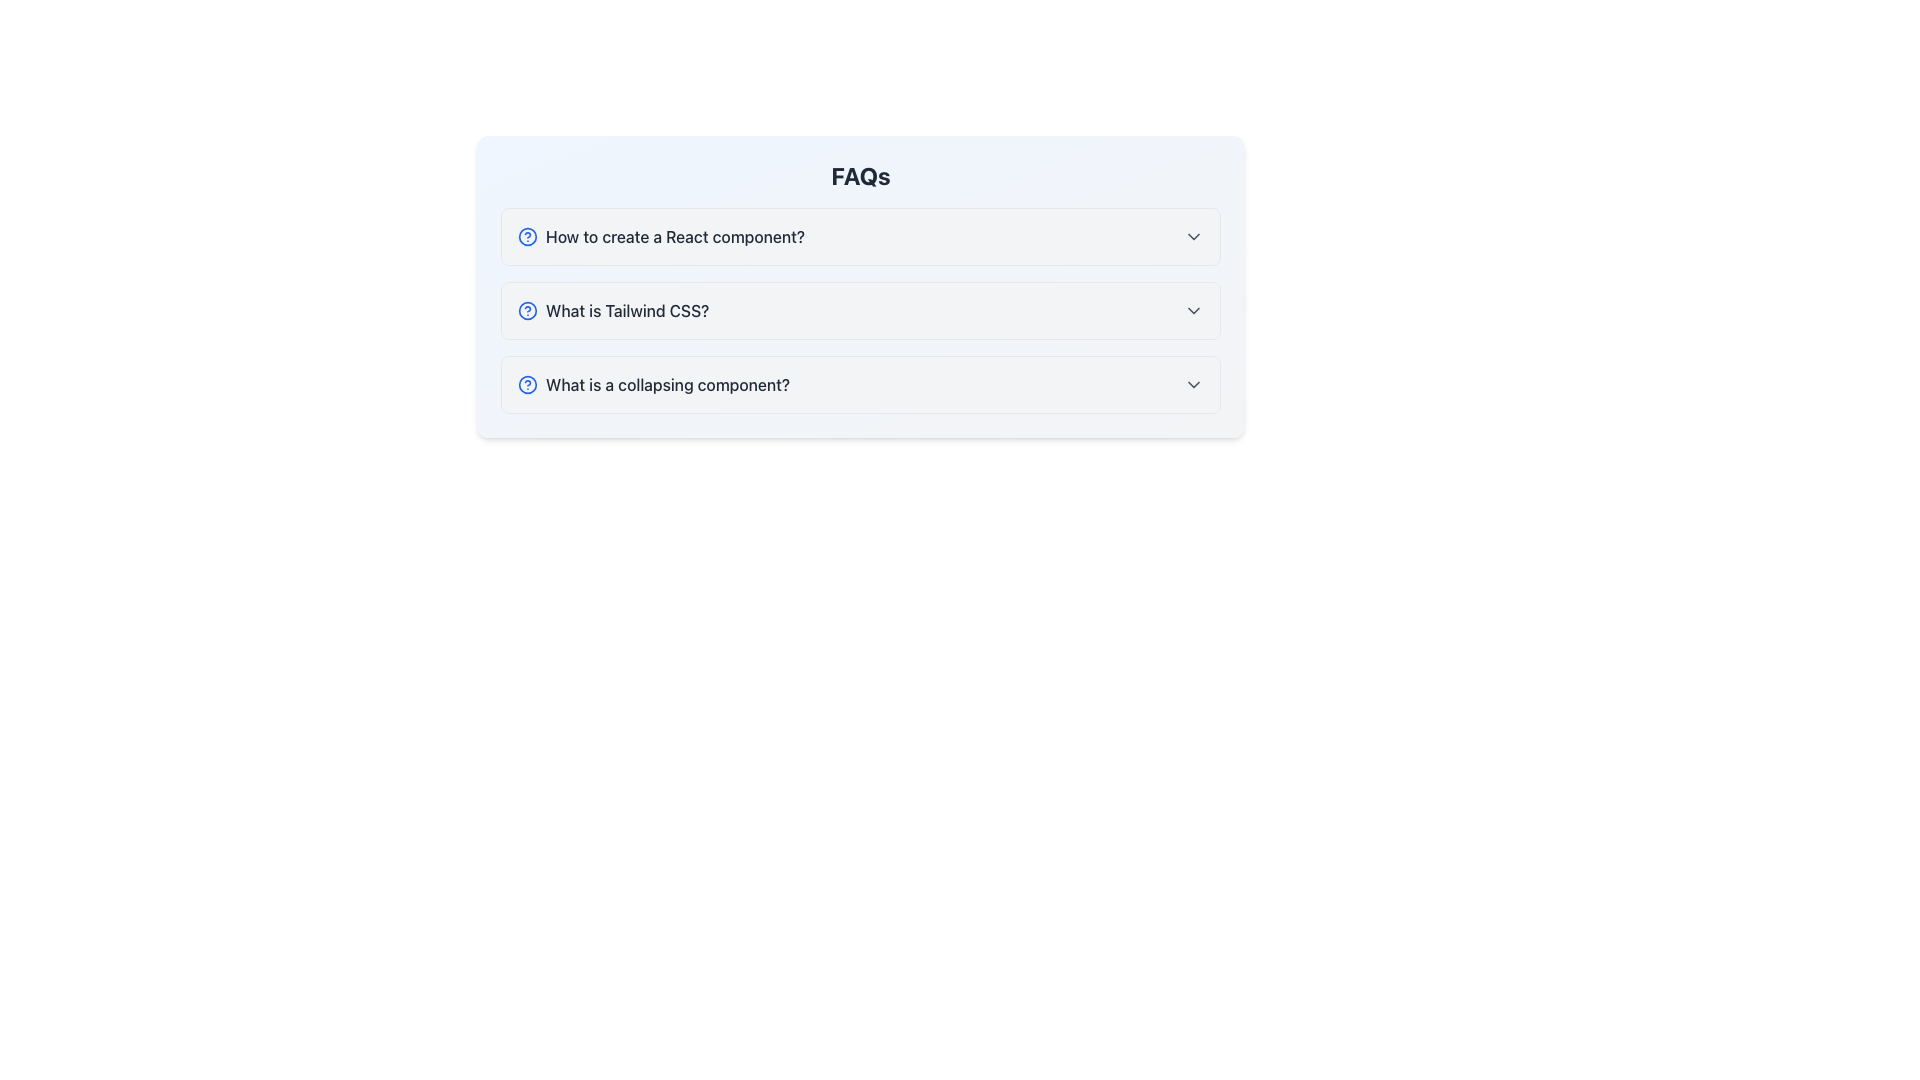  What do you see at coordinates (860, 311) in the screenshot?
I see `the second collapsible FAQ item` at bounding box center [860, 311].